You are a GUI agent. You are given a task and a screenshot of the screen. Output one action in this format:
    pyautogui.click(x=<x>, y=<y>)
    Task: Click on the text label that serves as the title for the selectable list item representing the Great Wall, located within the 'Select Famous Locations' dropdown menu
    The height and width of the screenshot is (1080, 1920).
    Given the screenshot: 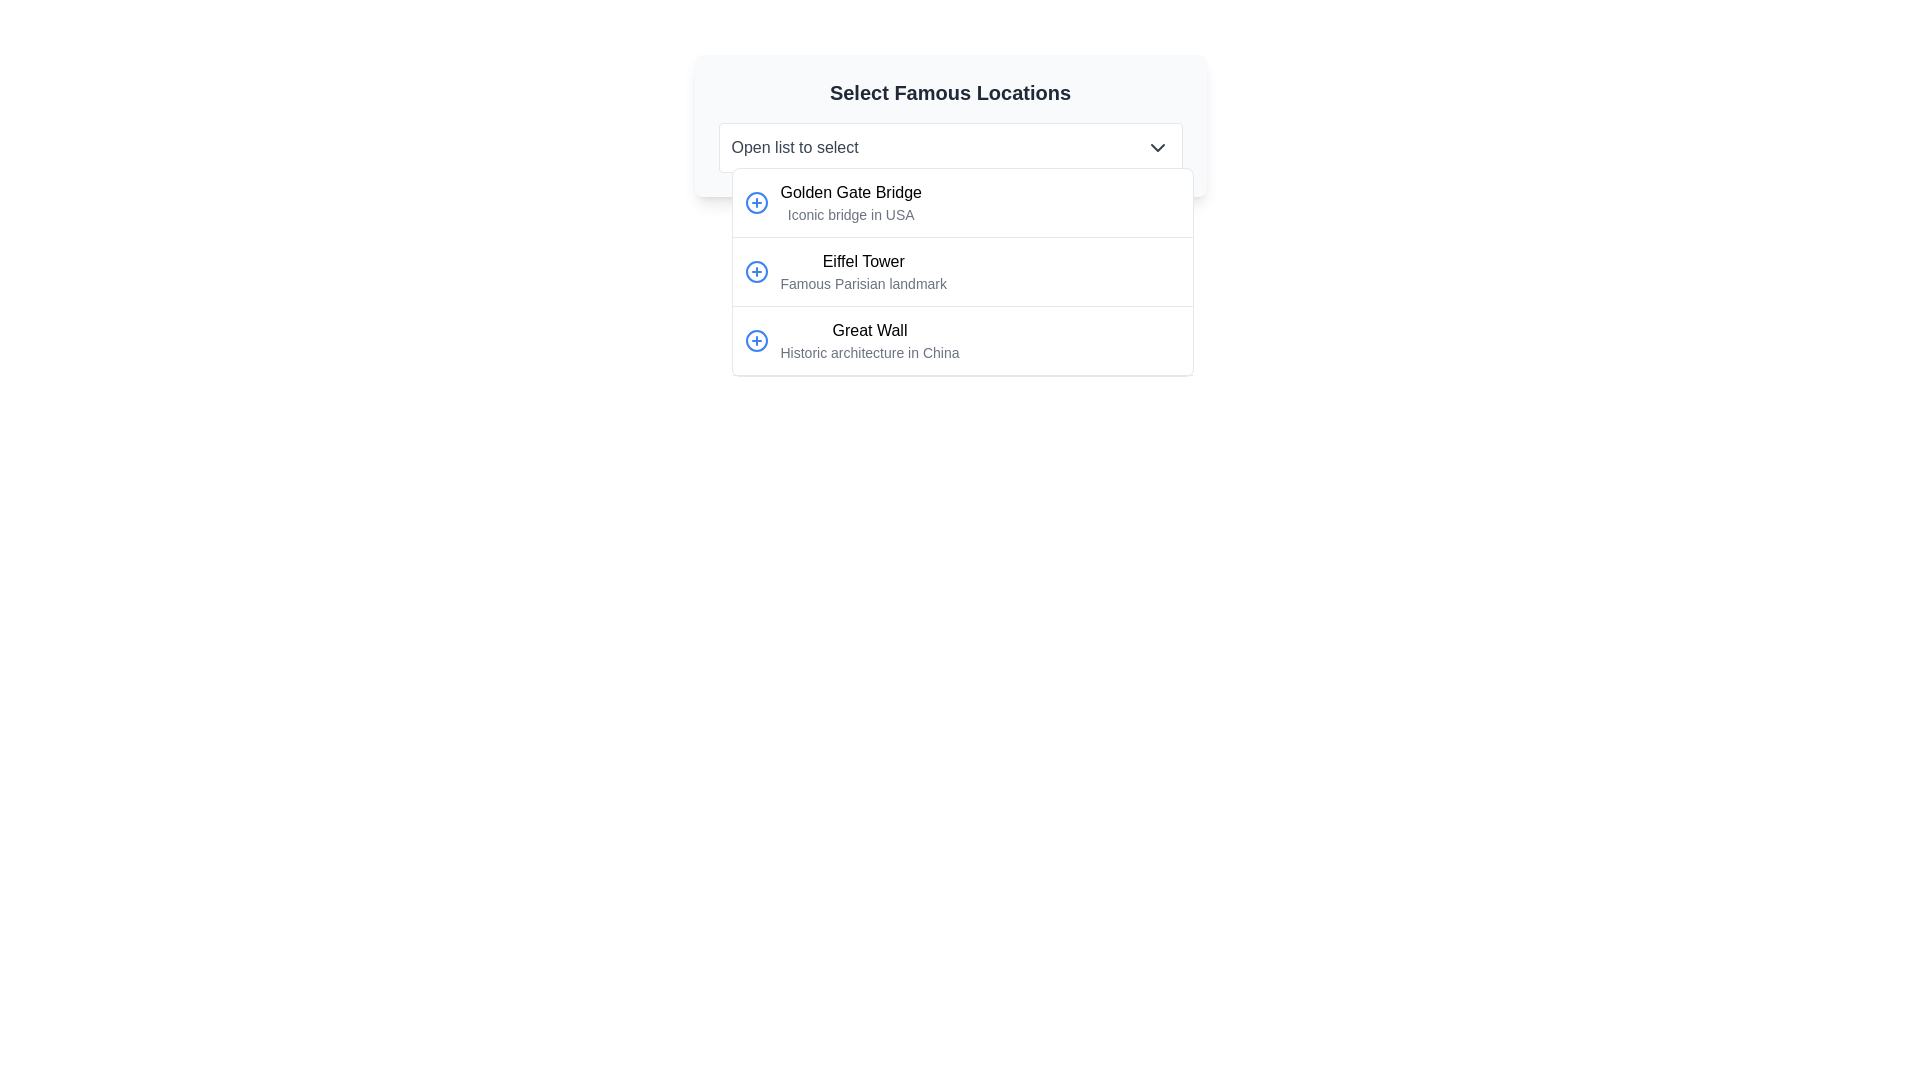 What is the action you would take?
    pyautogui.click(x=869, y=330)
    